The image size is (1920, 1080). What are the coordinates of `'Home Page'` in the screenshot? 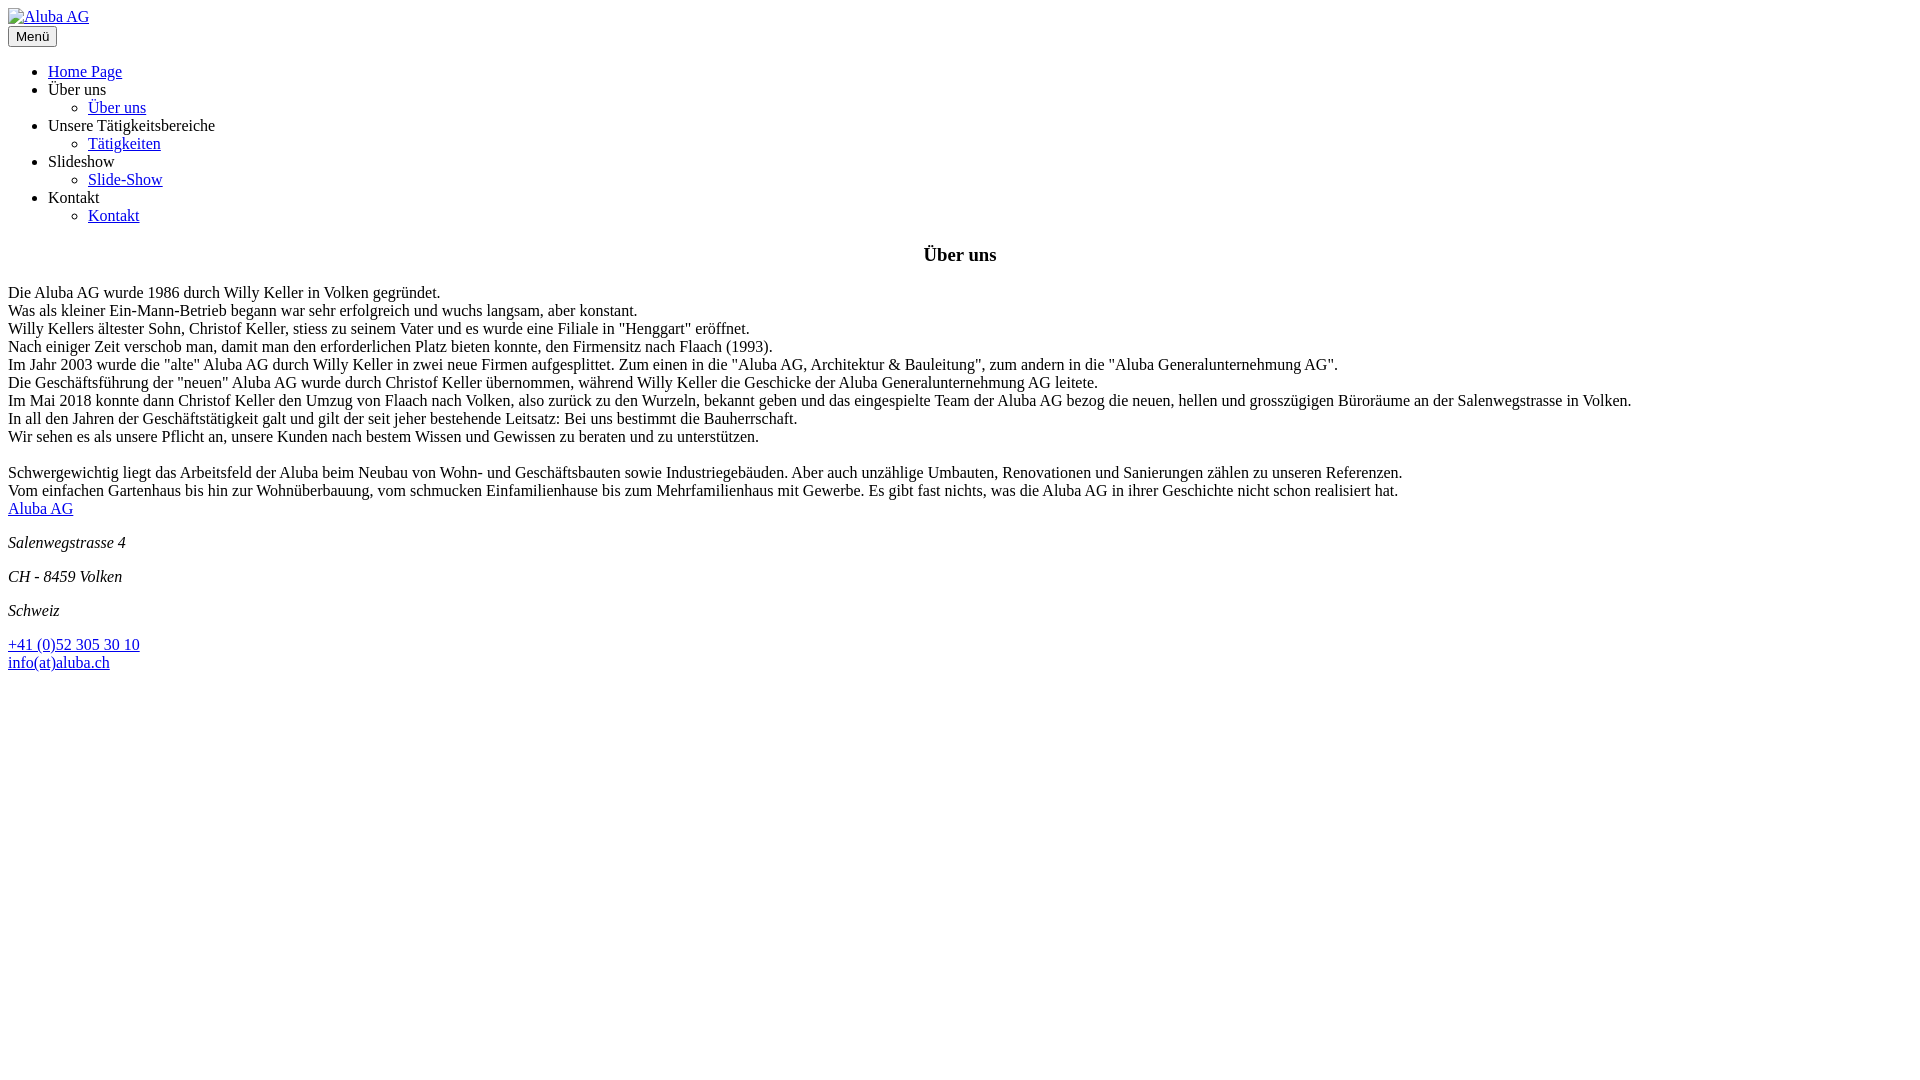 It's located at (84, 70).